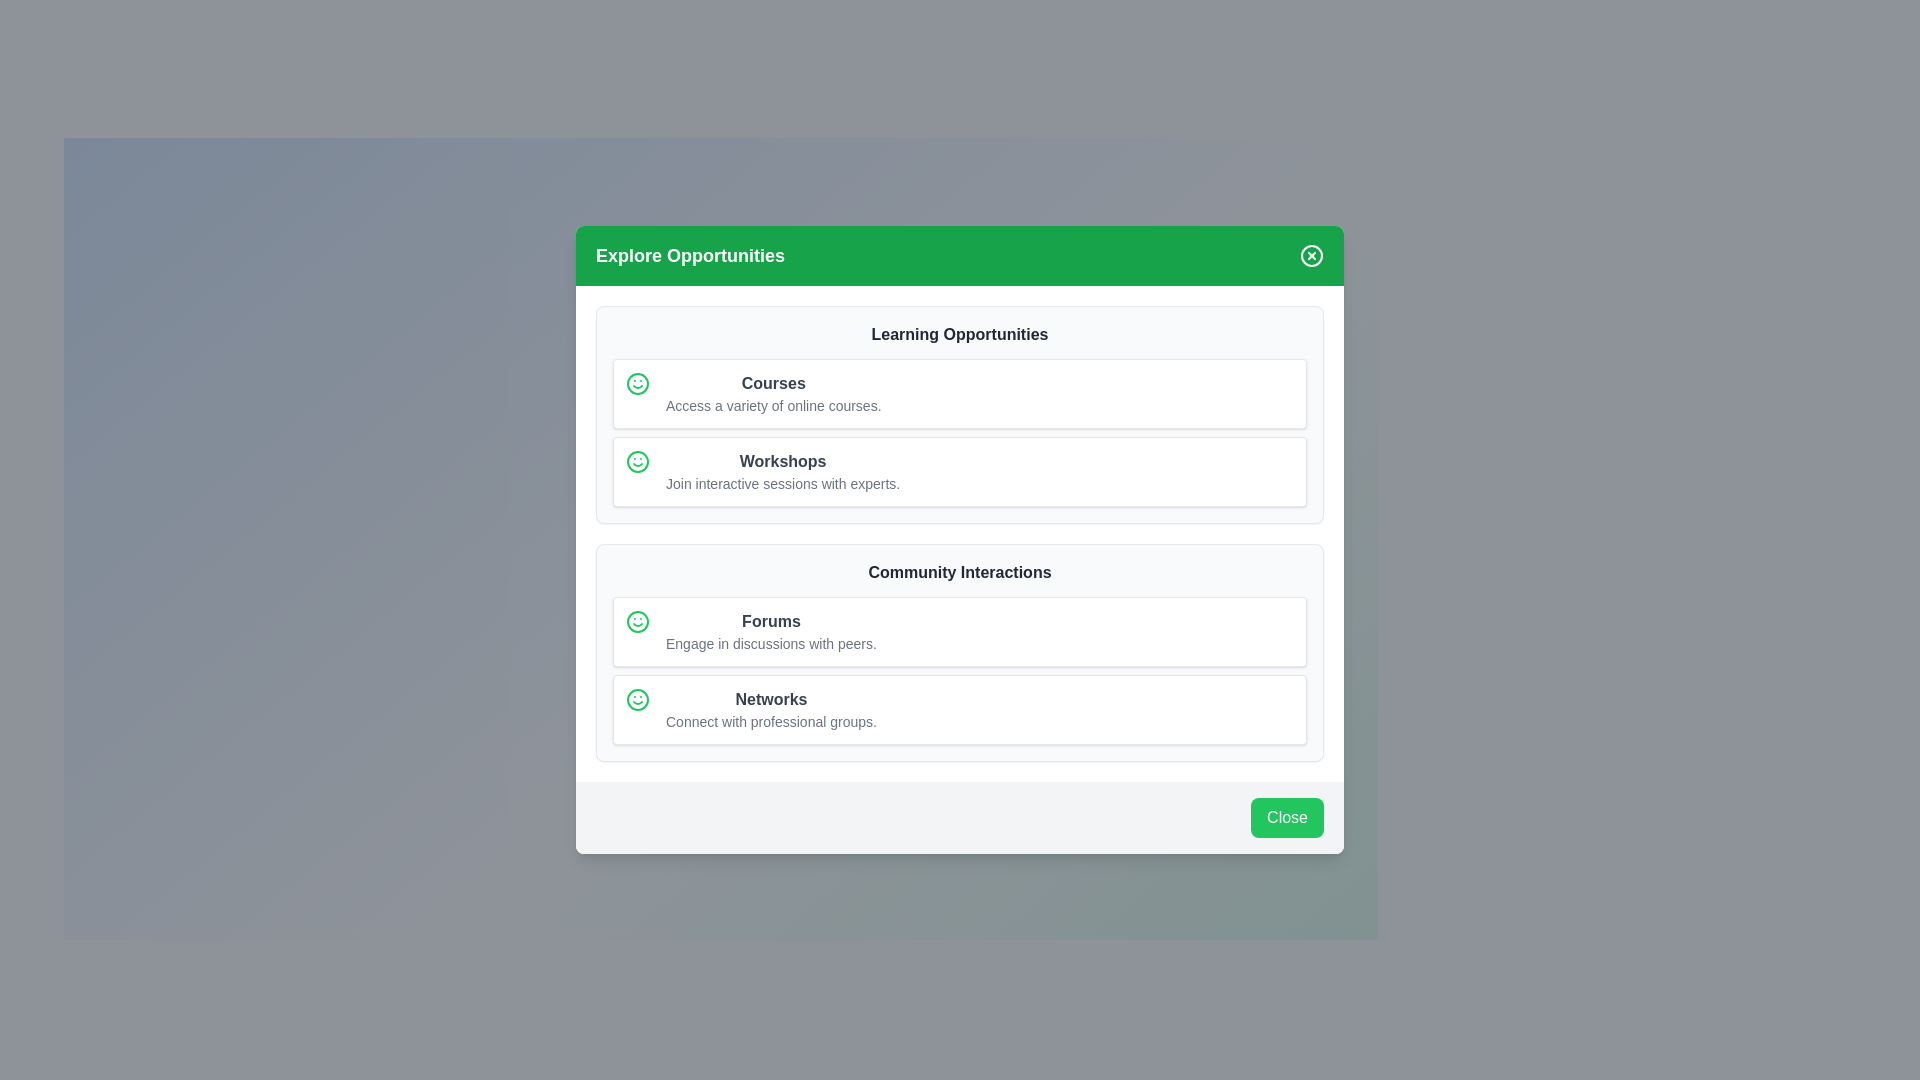 The height and width of the screenshot is (1080, 1920). Describe the element at coordinates (960, 471) in the screenshot. I see `the Informational Card titled 'Workshops' located in the 'Learning Opportunities' section of the 'Explore Opportunities' modal window` at that location.